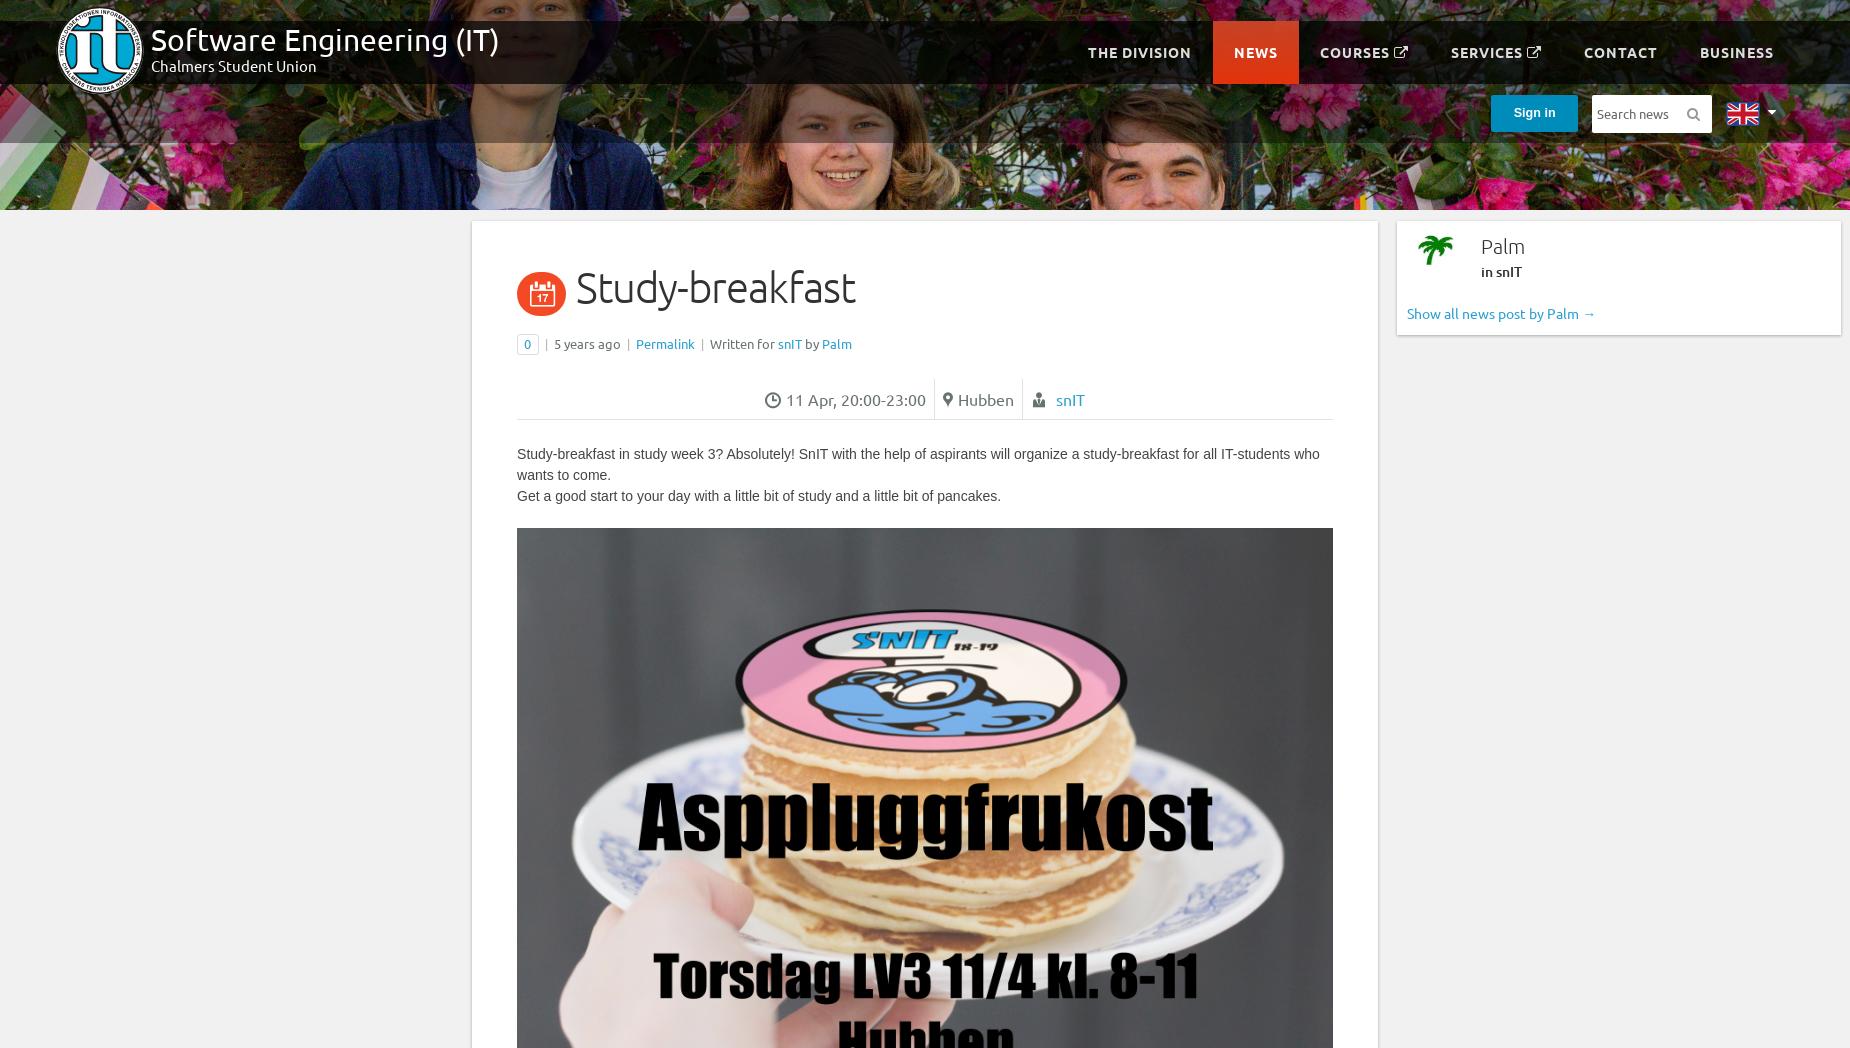 The height and width of the screenshot is (1048, 1850). I want to click on 'Show all news post by Palm', so click(1492, 313).